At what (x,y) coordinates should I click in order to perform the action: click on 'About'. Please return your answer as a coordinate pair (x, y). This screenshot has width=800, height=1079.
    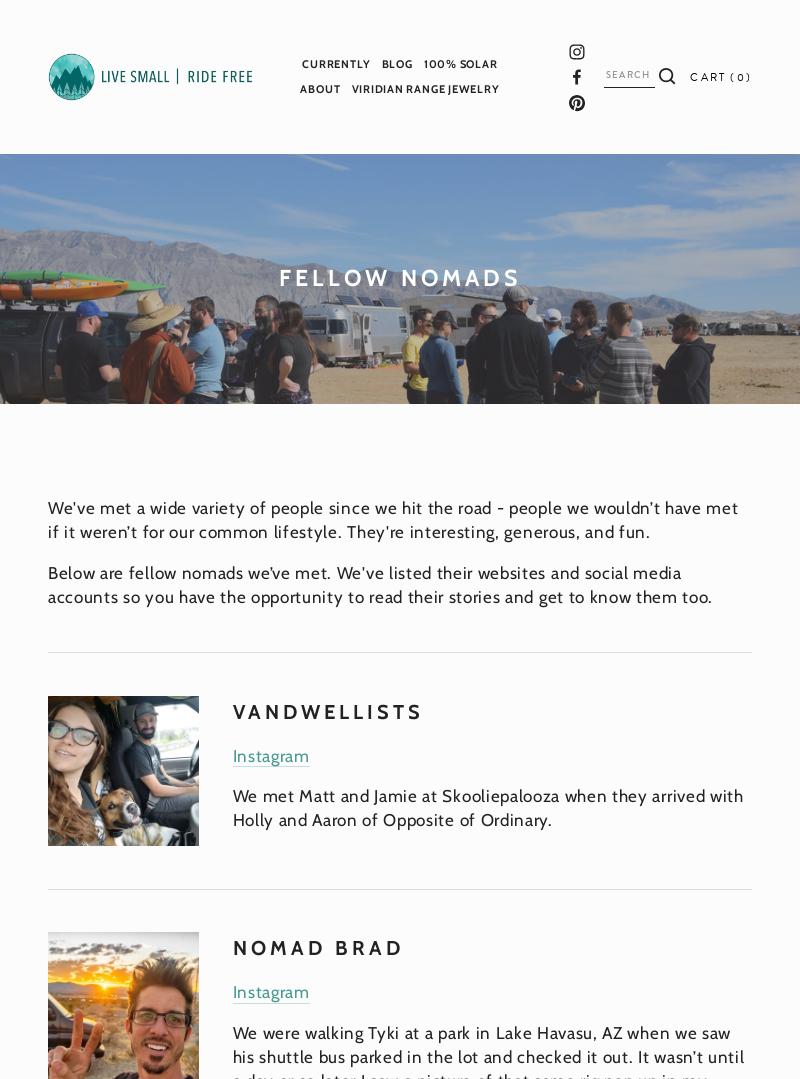
    Looking at the image, I should click on (319, 88).